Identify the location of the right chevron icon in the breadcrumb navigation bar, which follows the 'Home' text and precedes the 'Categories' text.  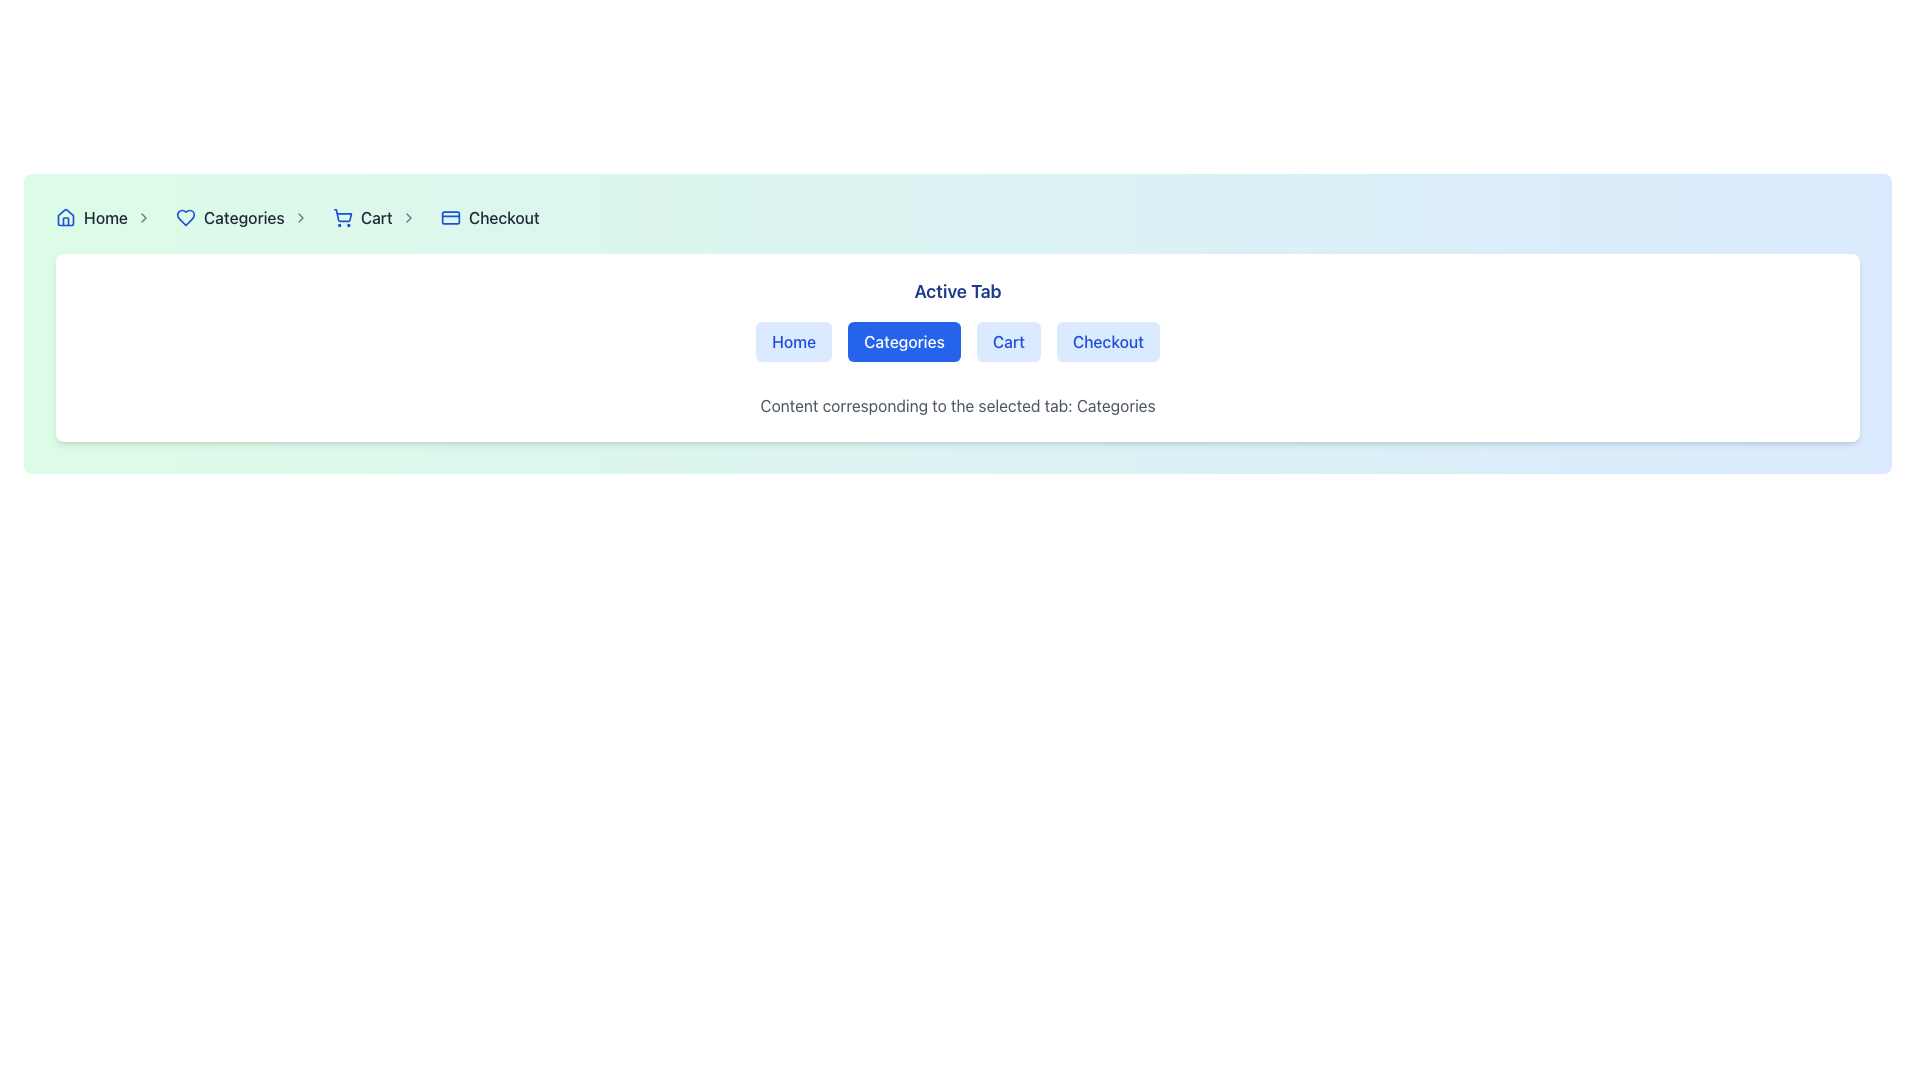
(143, 218).